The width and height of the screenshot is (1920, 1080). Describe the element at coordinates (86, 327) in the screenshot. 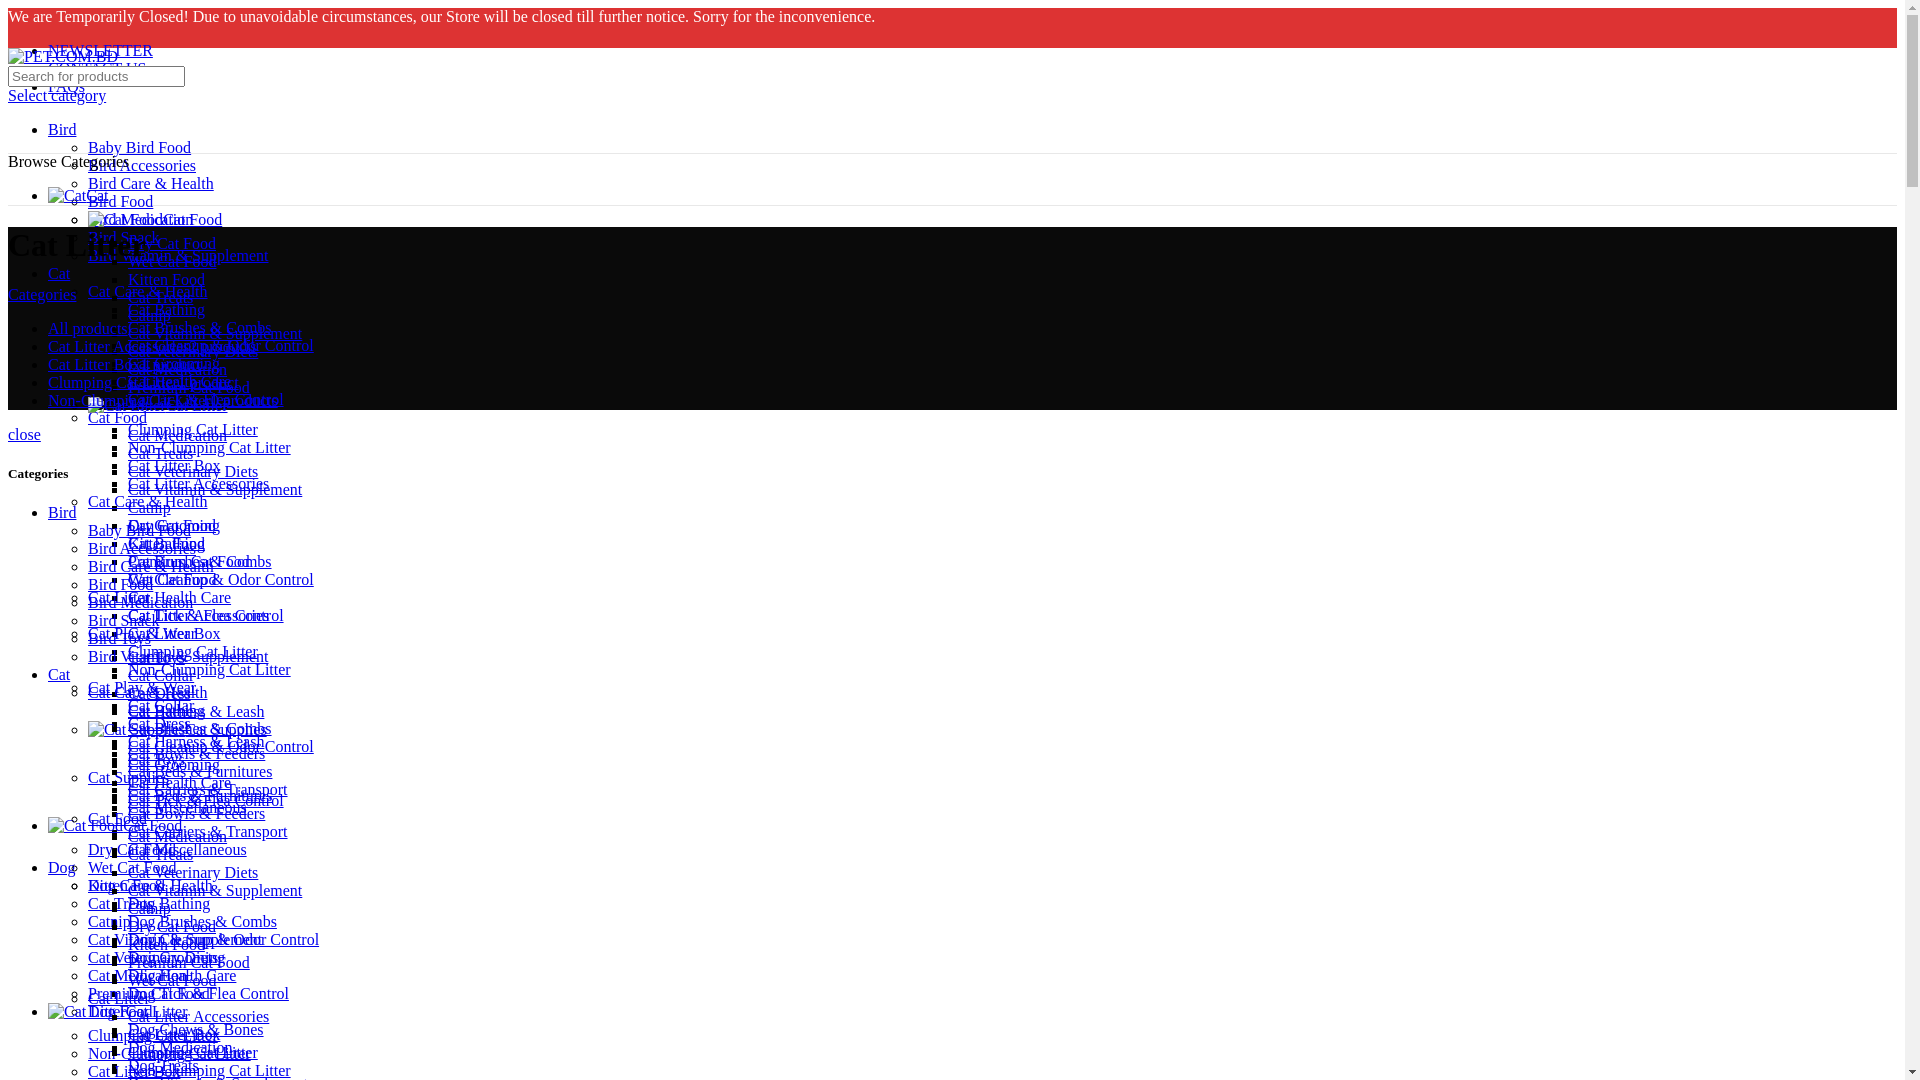

I see `'All products'` at that location.